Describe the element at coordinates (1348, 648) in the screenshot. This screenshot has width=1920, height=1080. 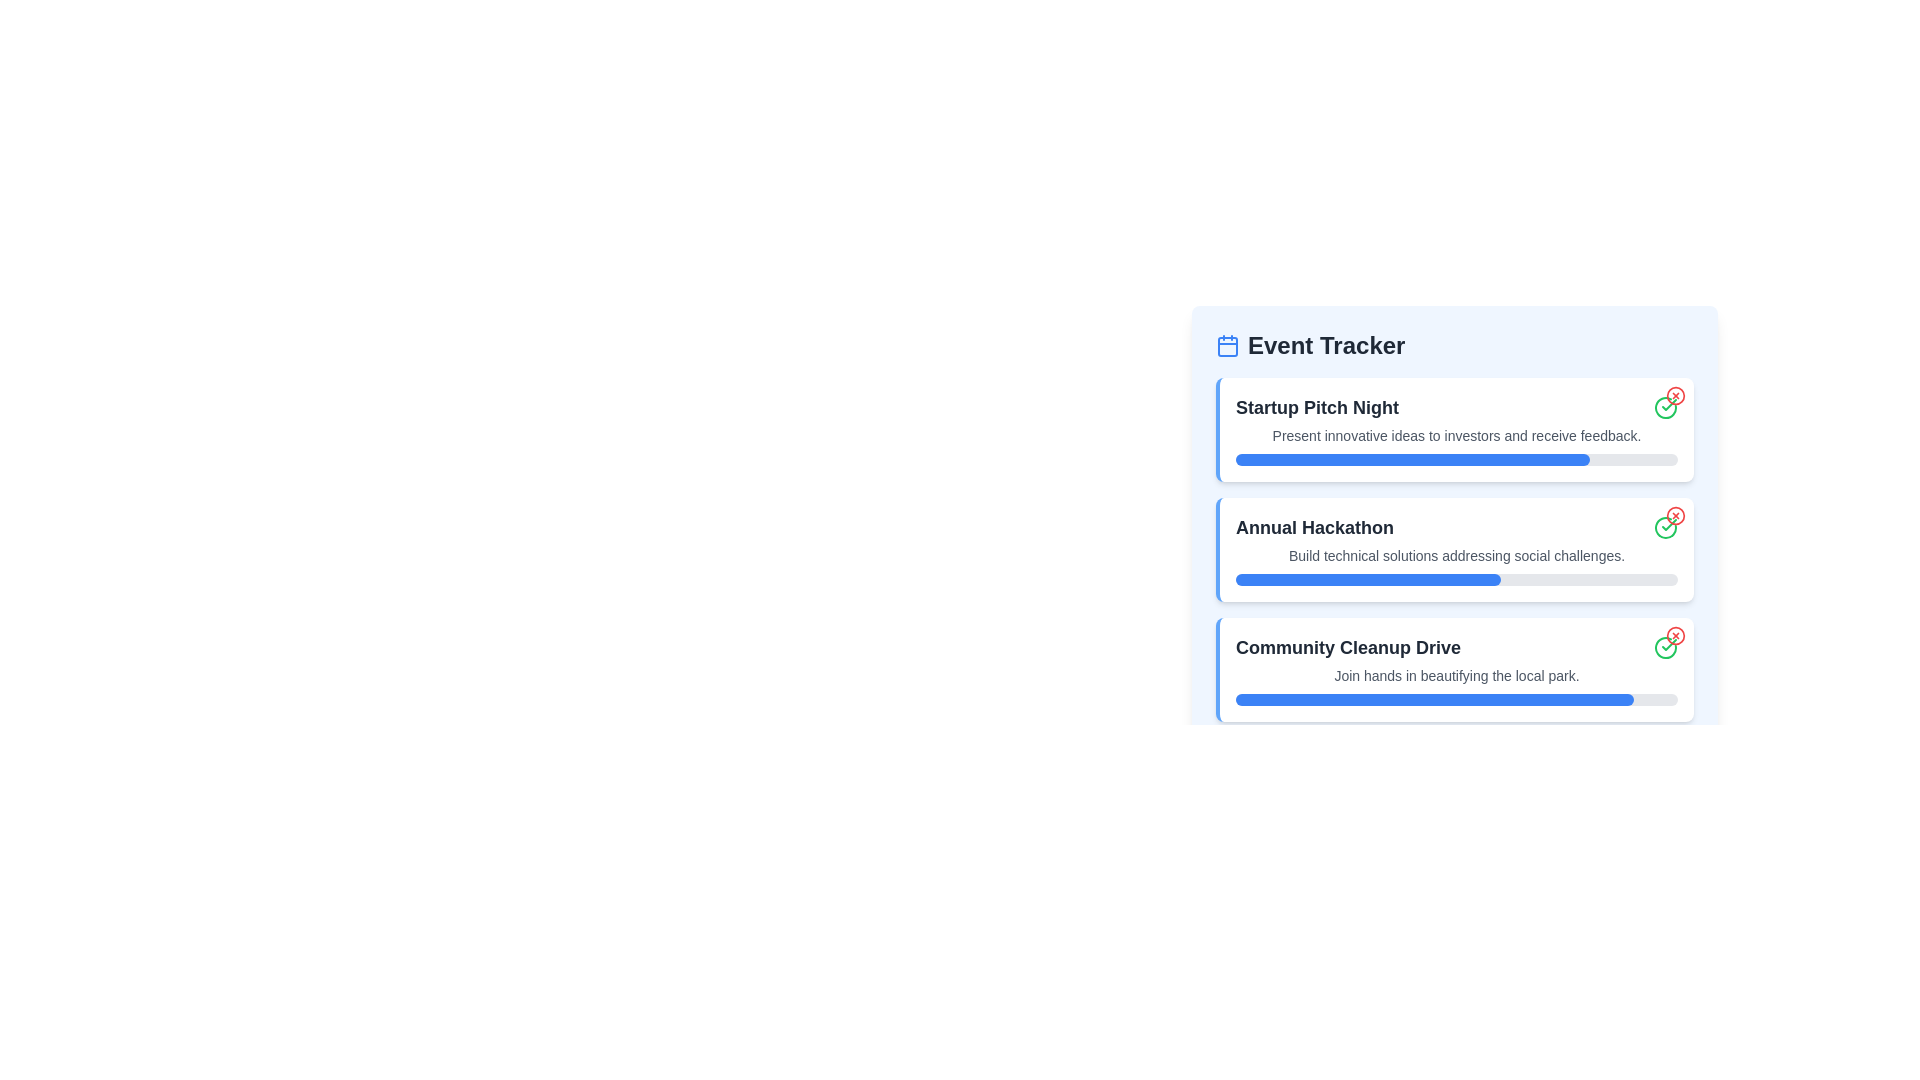
I see `the Text label that serves as a headline for the event, positioned within the 'Event Tracker' section, specifically between 'Annual Hackathon' and another element` at that location.